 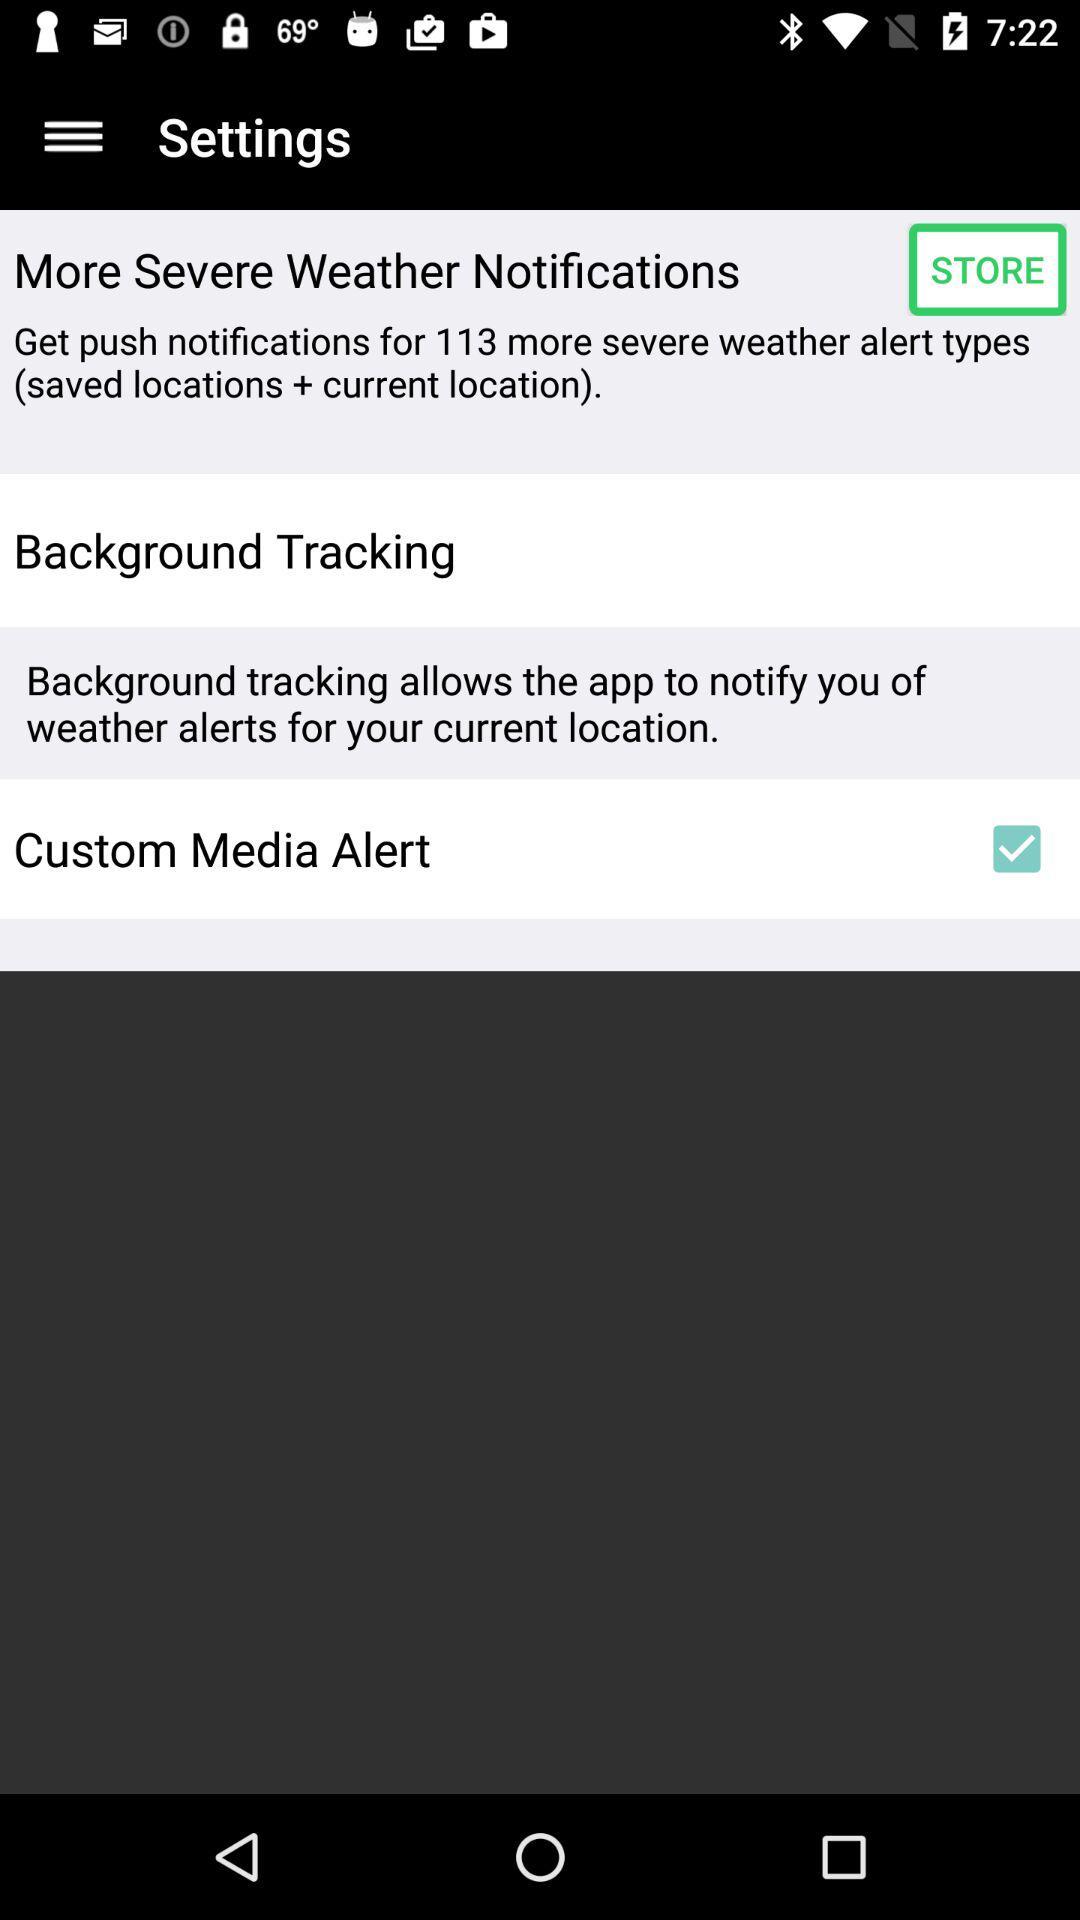 I want to click on the settings option, so click(x=72, y=135).